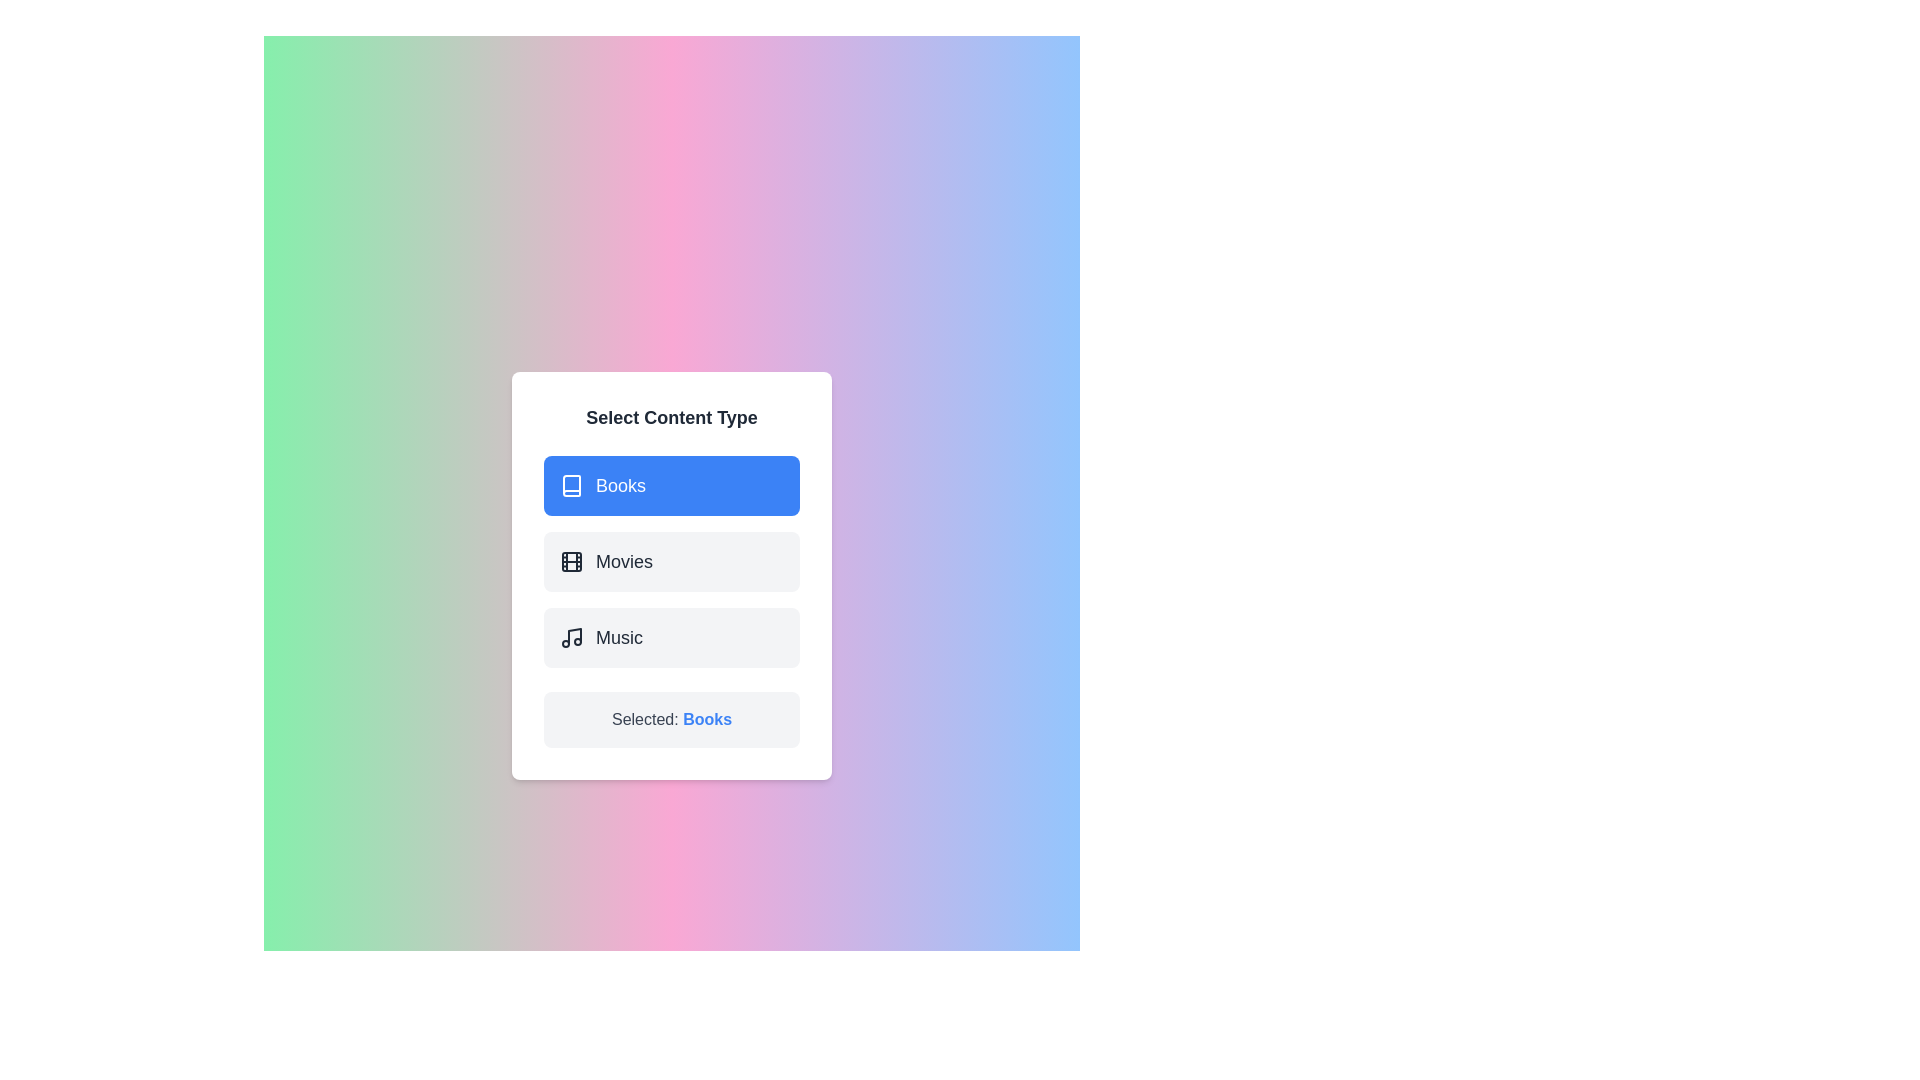  I want to click on the 'Movies' button, which is the second option under the 'Select Content Type' heading, so click(570, 562).